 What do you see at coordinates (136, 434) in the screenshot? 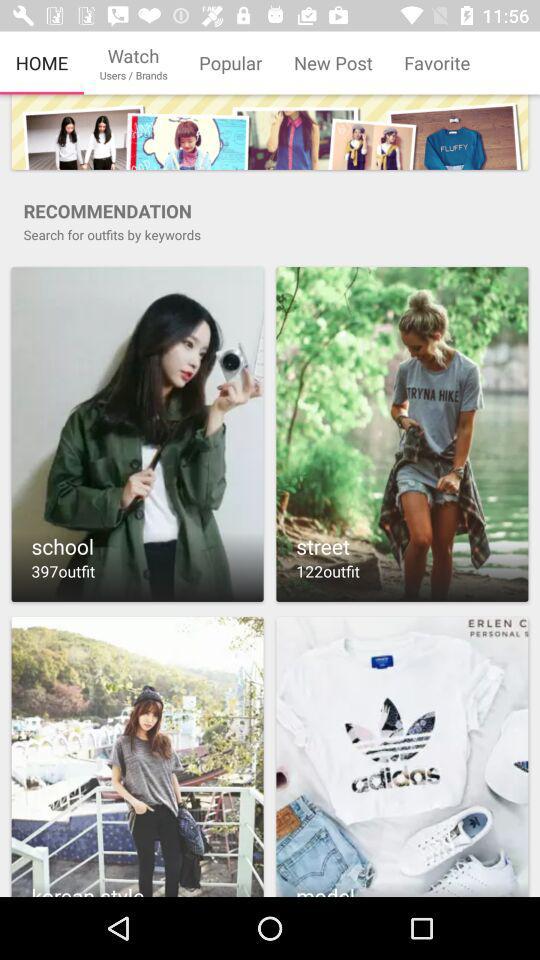
I see `expand image` at bounding box center [136, 434].